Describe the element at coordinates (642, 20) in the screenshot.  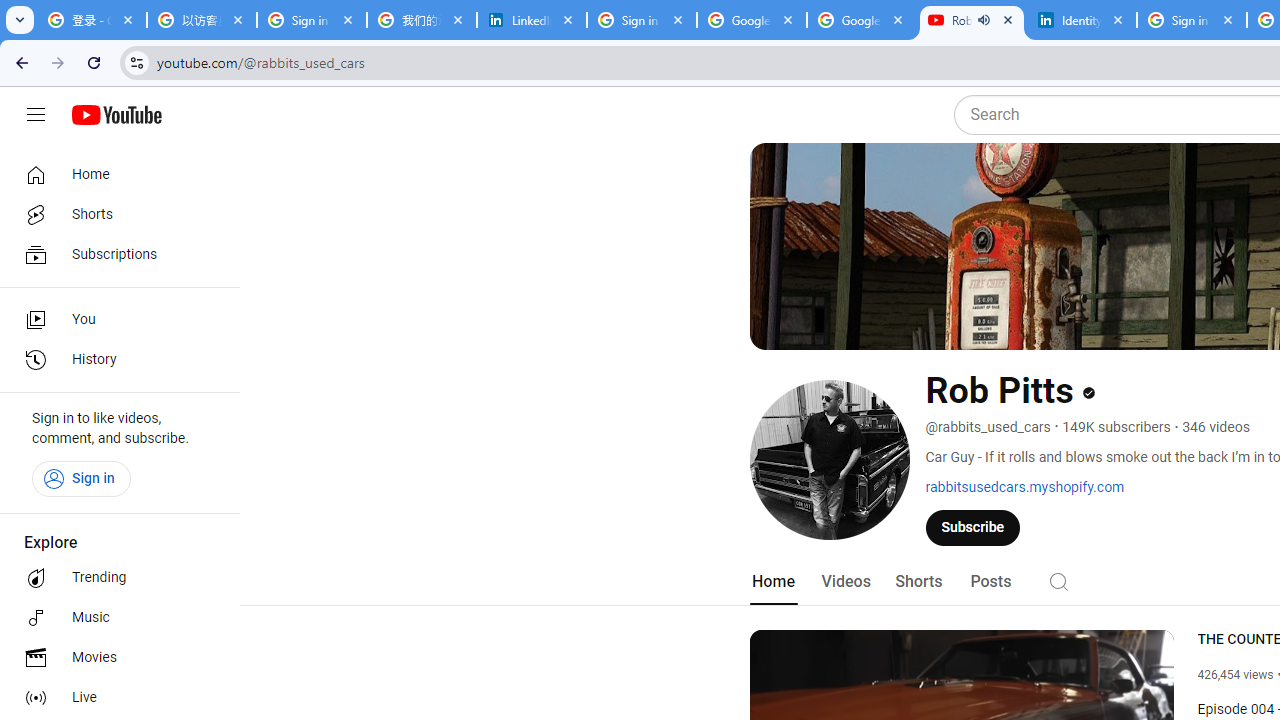
I see `'Sign in - Google Accounts'` at that location.